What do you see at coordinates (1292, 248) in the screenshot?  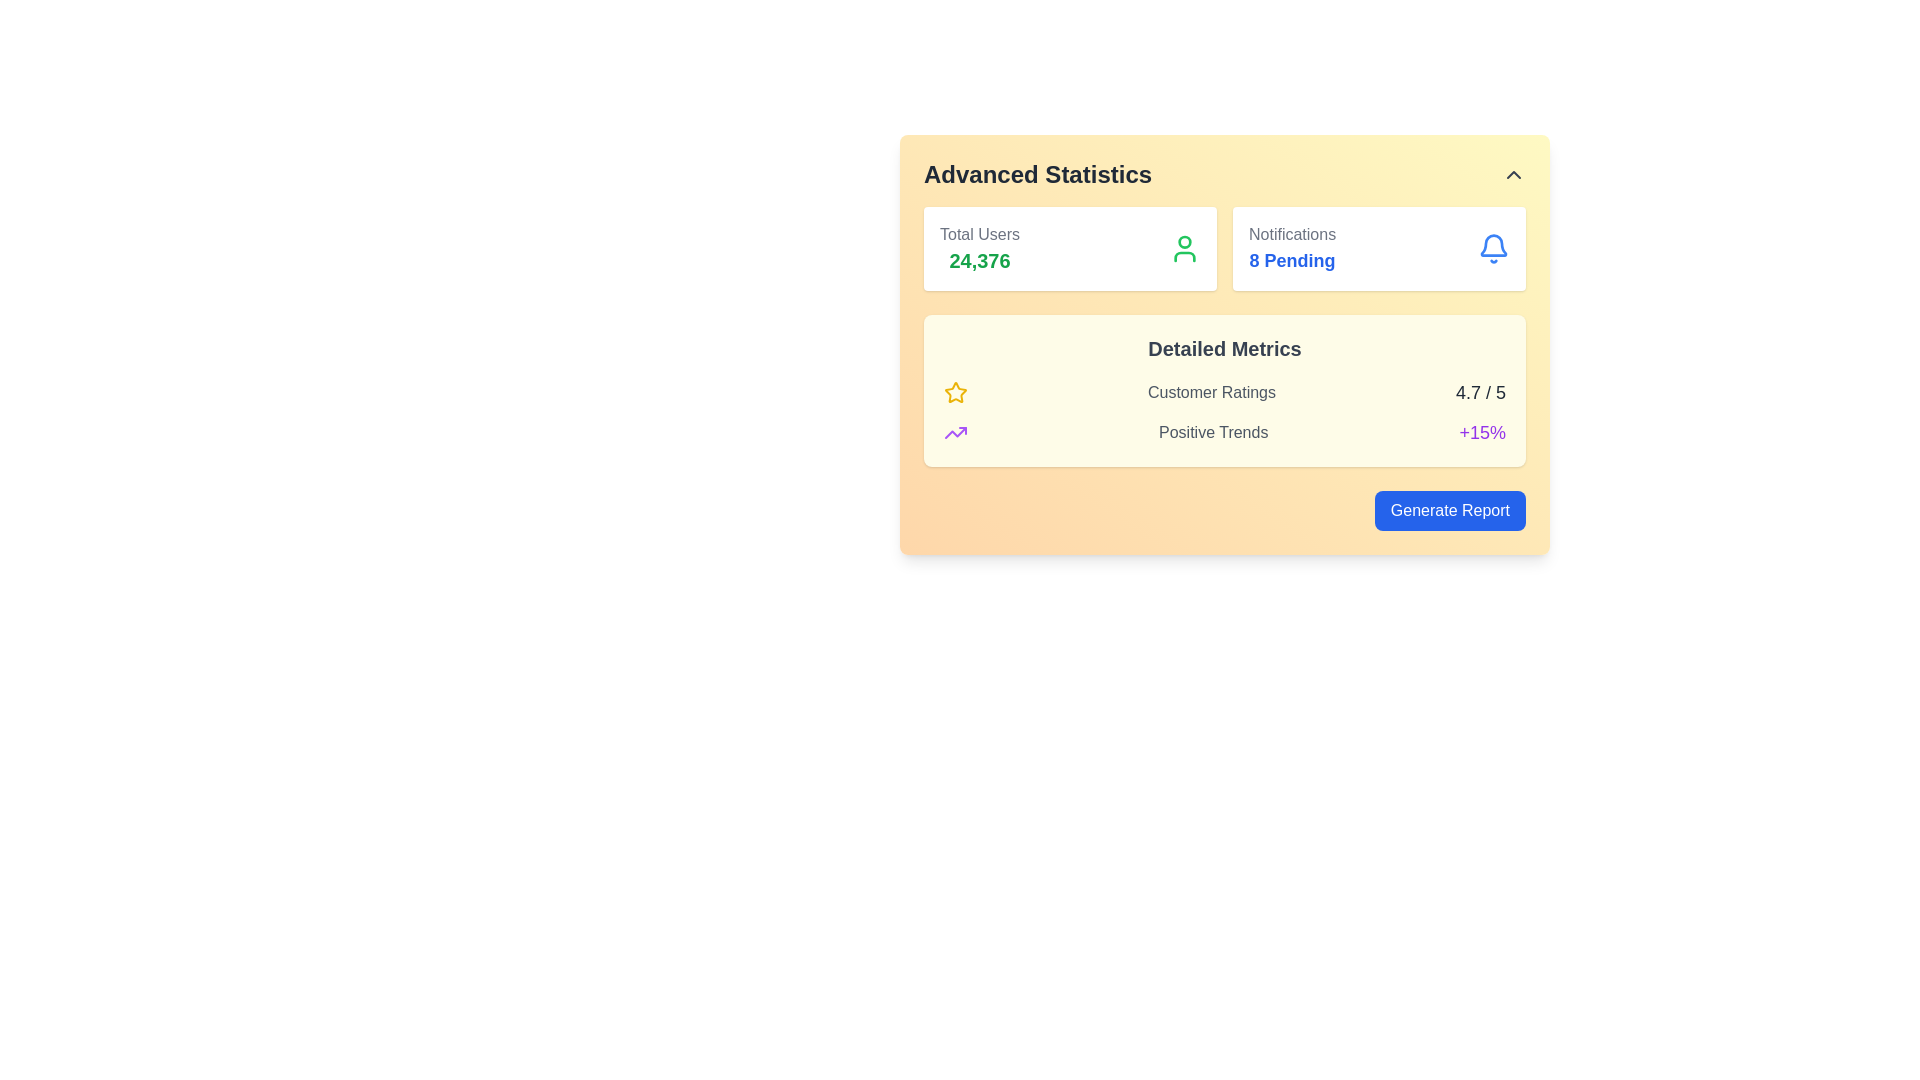 I see `notification count displayed in the label, which indicates '8 Pending' in bold blue text, located in the top-right section of the card next to a blue bell icon` at bounding box center [1292, 248].